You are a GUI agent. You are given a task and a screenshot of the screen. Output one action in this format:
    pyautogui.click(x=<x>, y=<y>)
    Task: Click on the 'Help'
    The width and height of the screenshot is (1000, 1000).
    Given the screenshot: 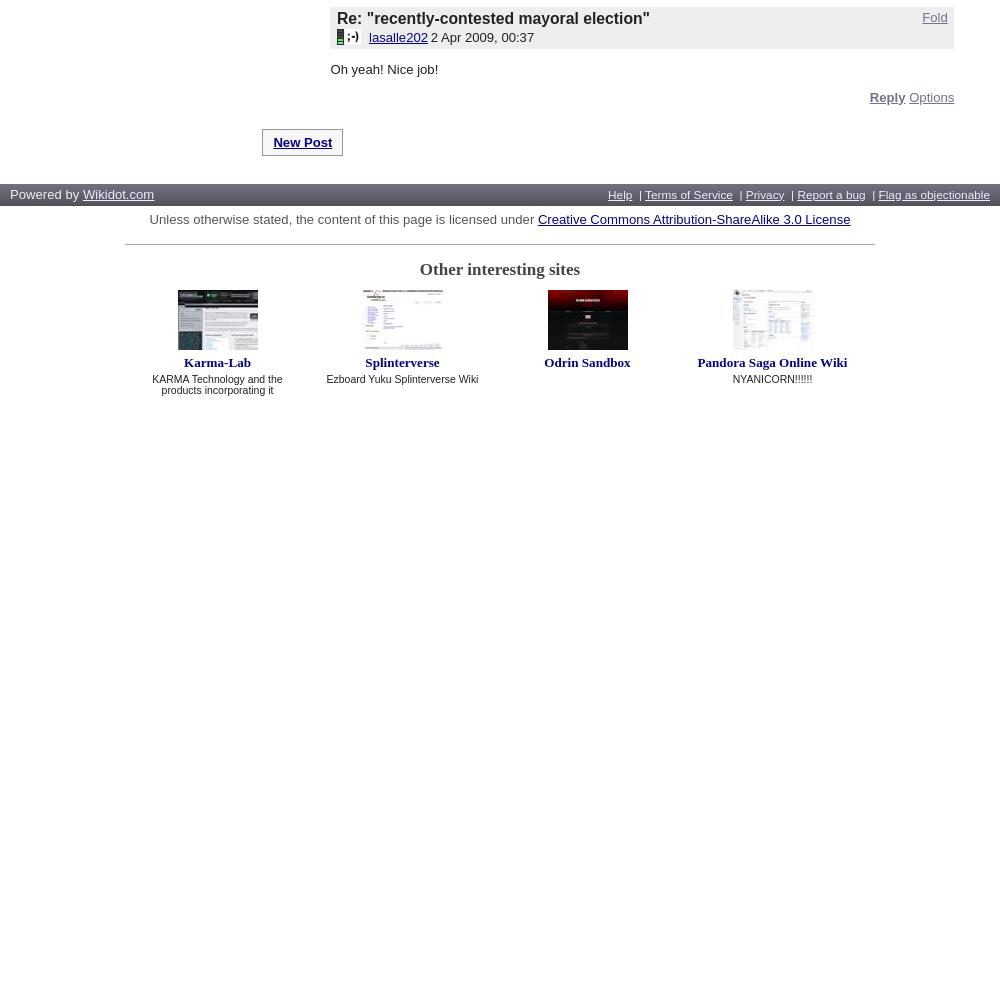 What is the action you would take?
    pyautogui.click(x=619, y=193)
    